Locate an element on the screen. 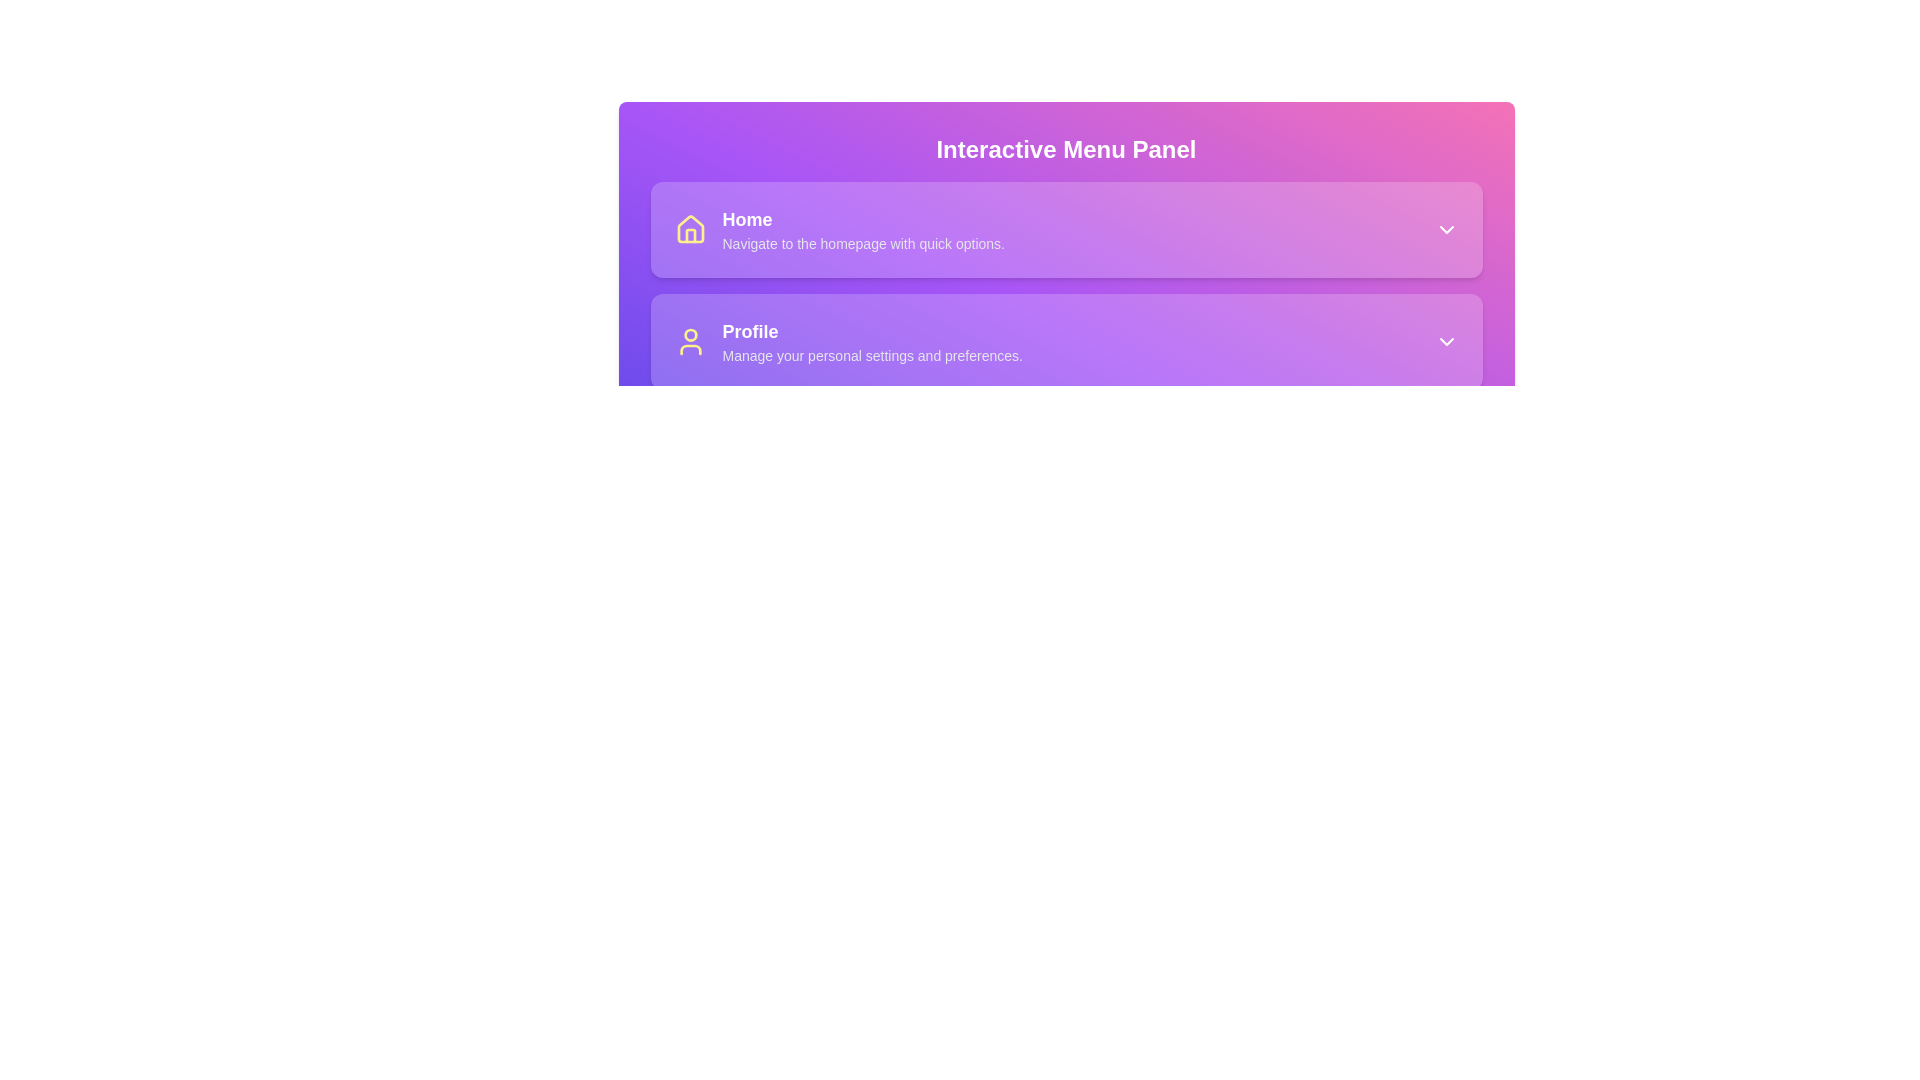  the first menu item in the 'Interactive Menu Panel' is located at coordinates (839, 229).